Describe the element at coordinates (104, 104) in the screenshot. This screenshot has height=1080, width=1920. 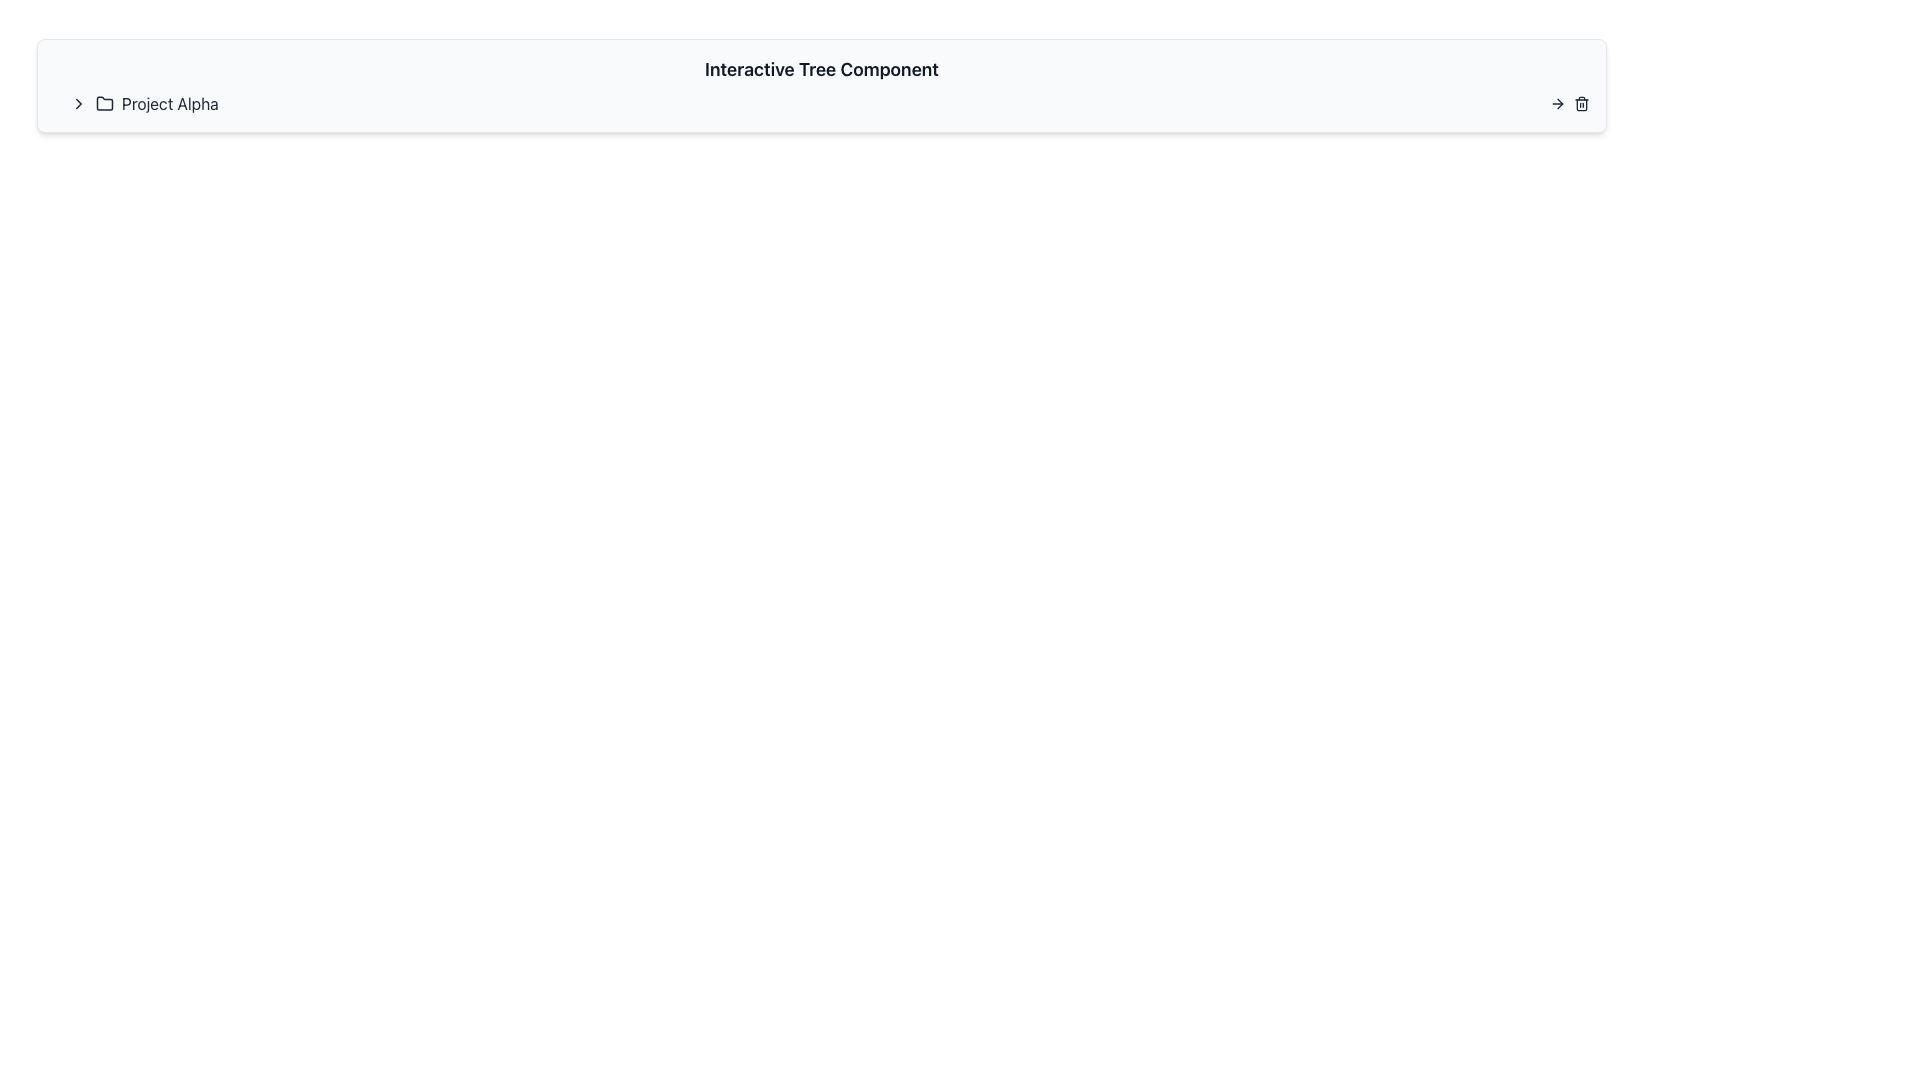
I see `the Icon associated with 'Project Alpha' located in the horizontal toolbar, which is the second graphical element after a chevron icon pointing to the right` at that location.